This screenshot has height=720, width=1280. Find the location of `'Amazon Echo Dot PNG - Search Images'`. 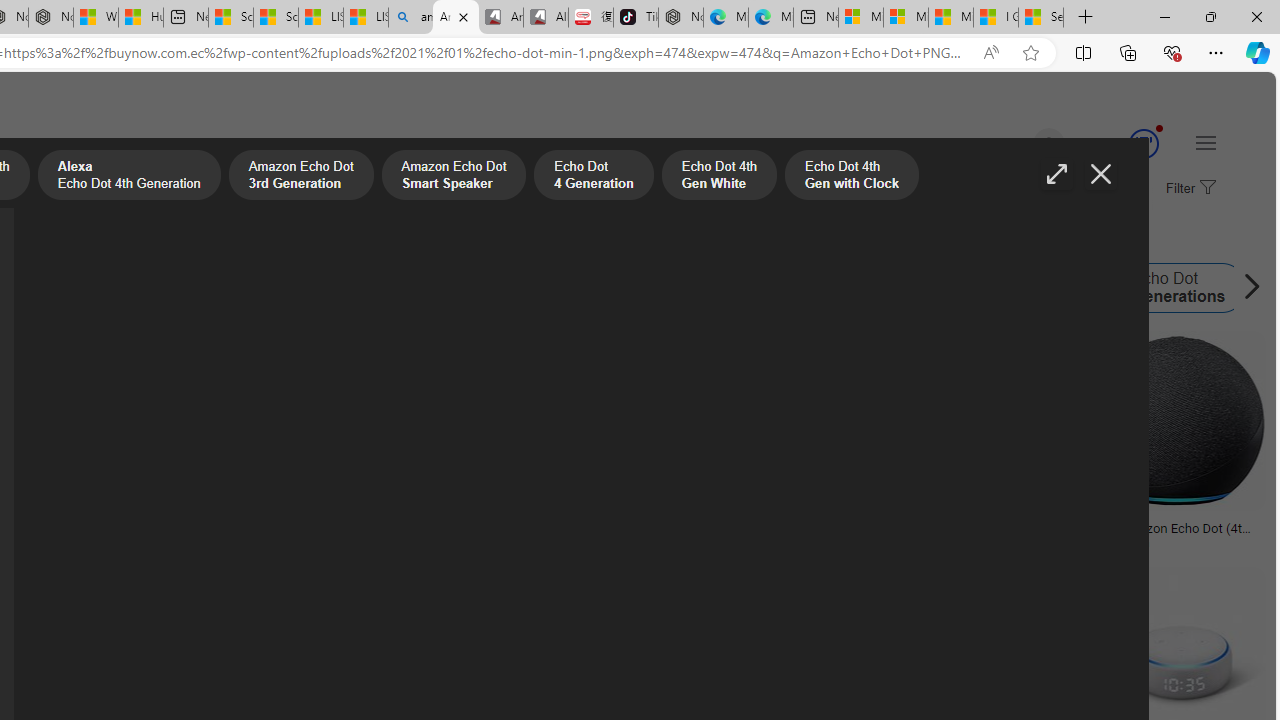

'Amazon Echo Dot PNG - Search Images' is located at coordinates (454, 17).